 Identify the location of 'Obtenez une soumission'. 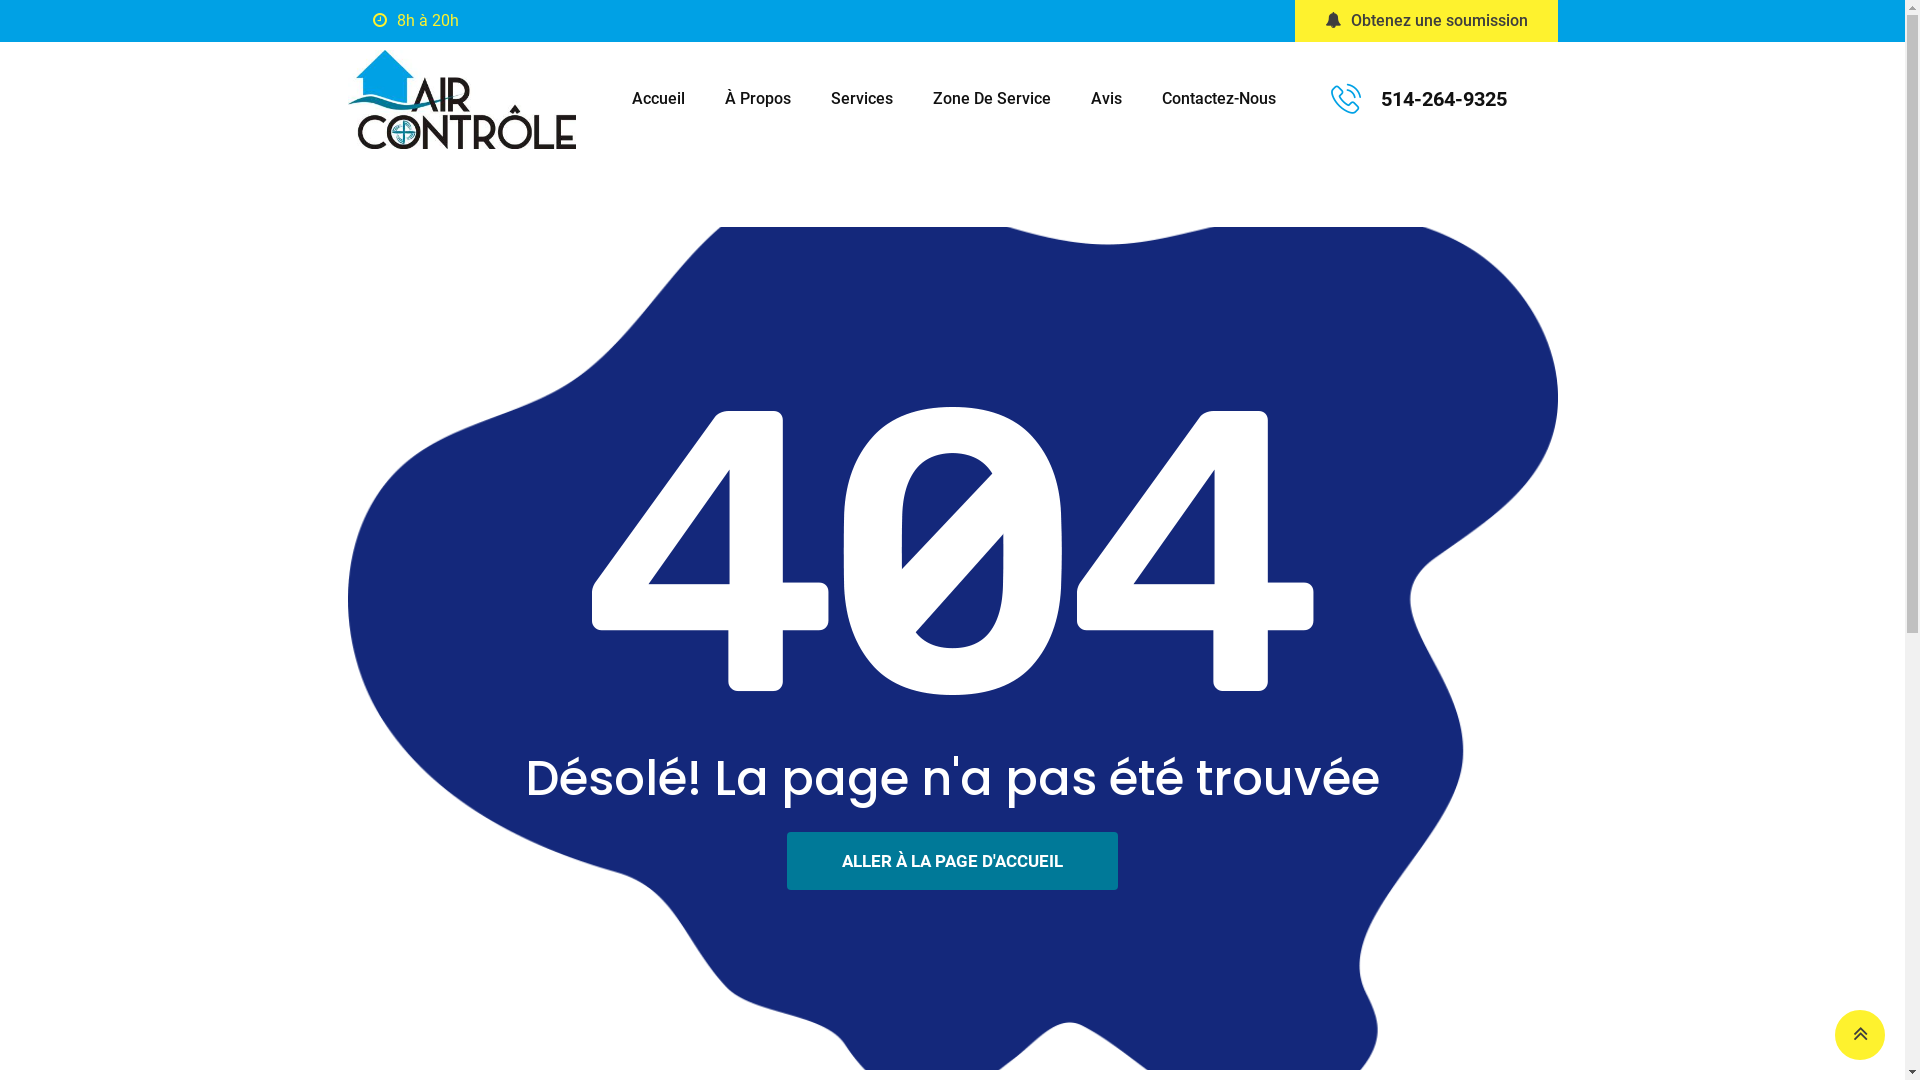
(1424, 20).